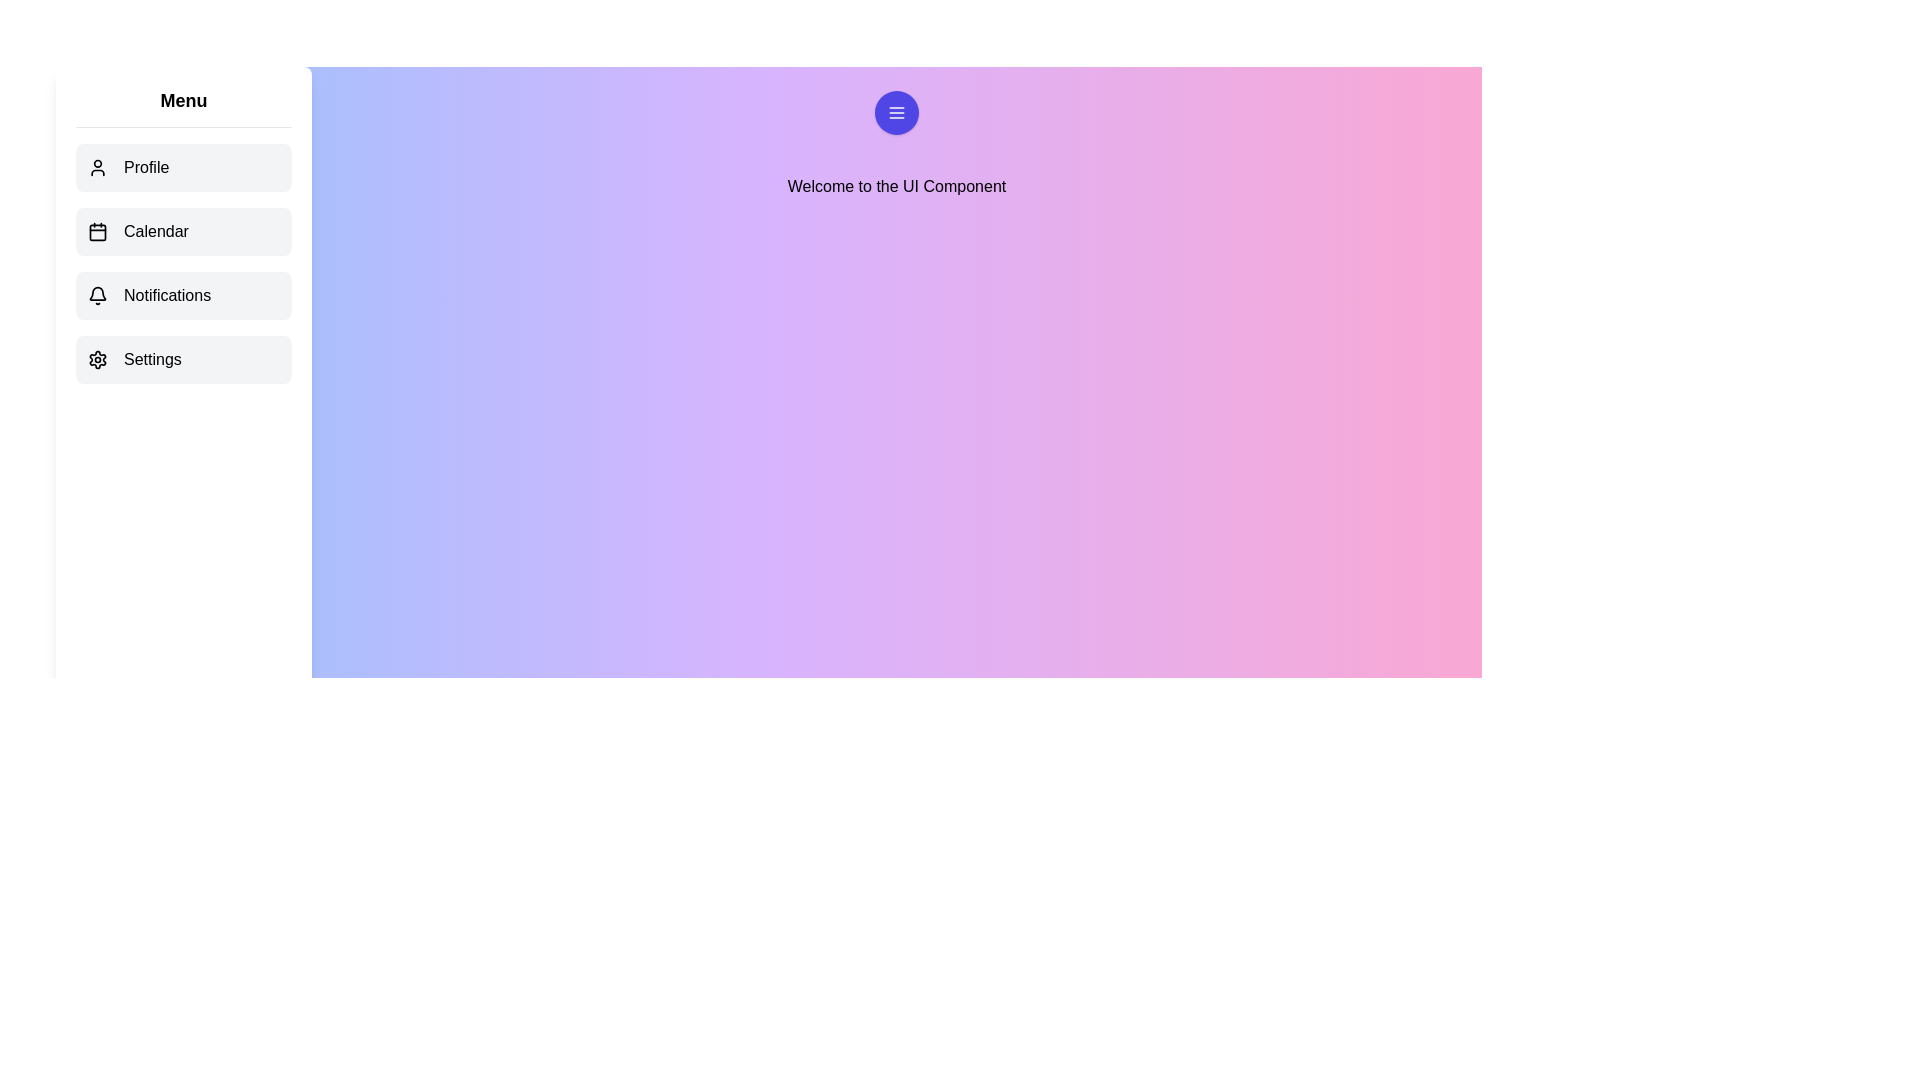  Describe the element at coordinates (183, 230) in the screenshot. I see `the menu item Calendar from the menu` at that location.